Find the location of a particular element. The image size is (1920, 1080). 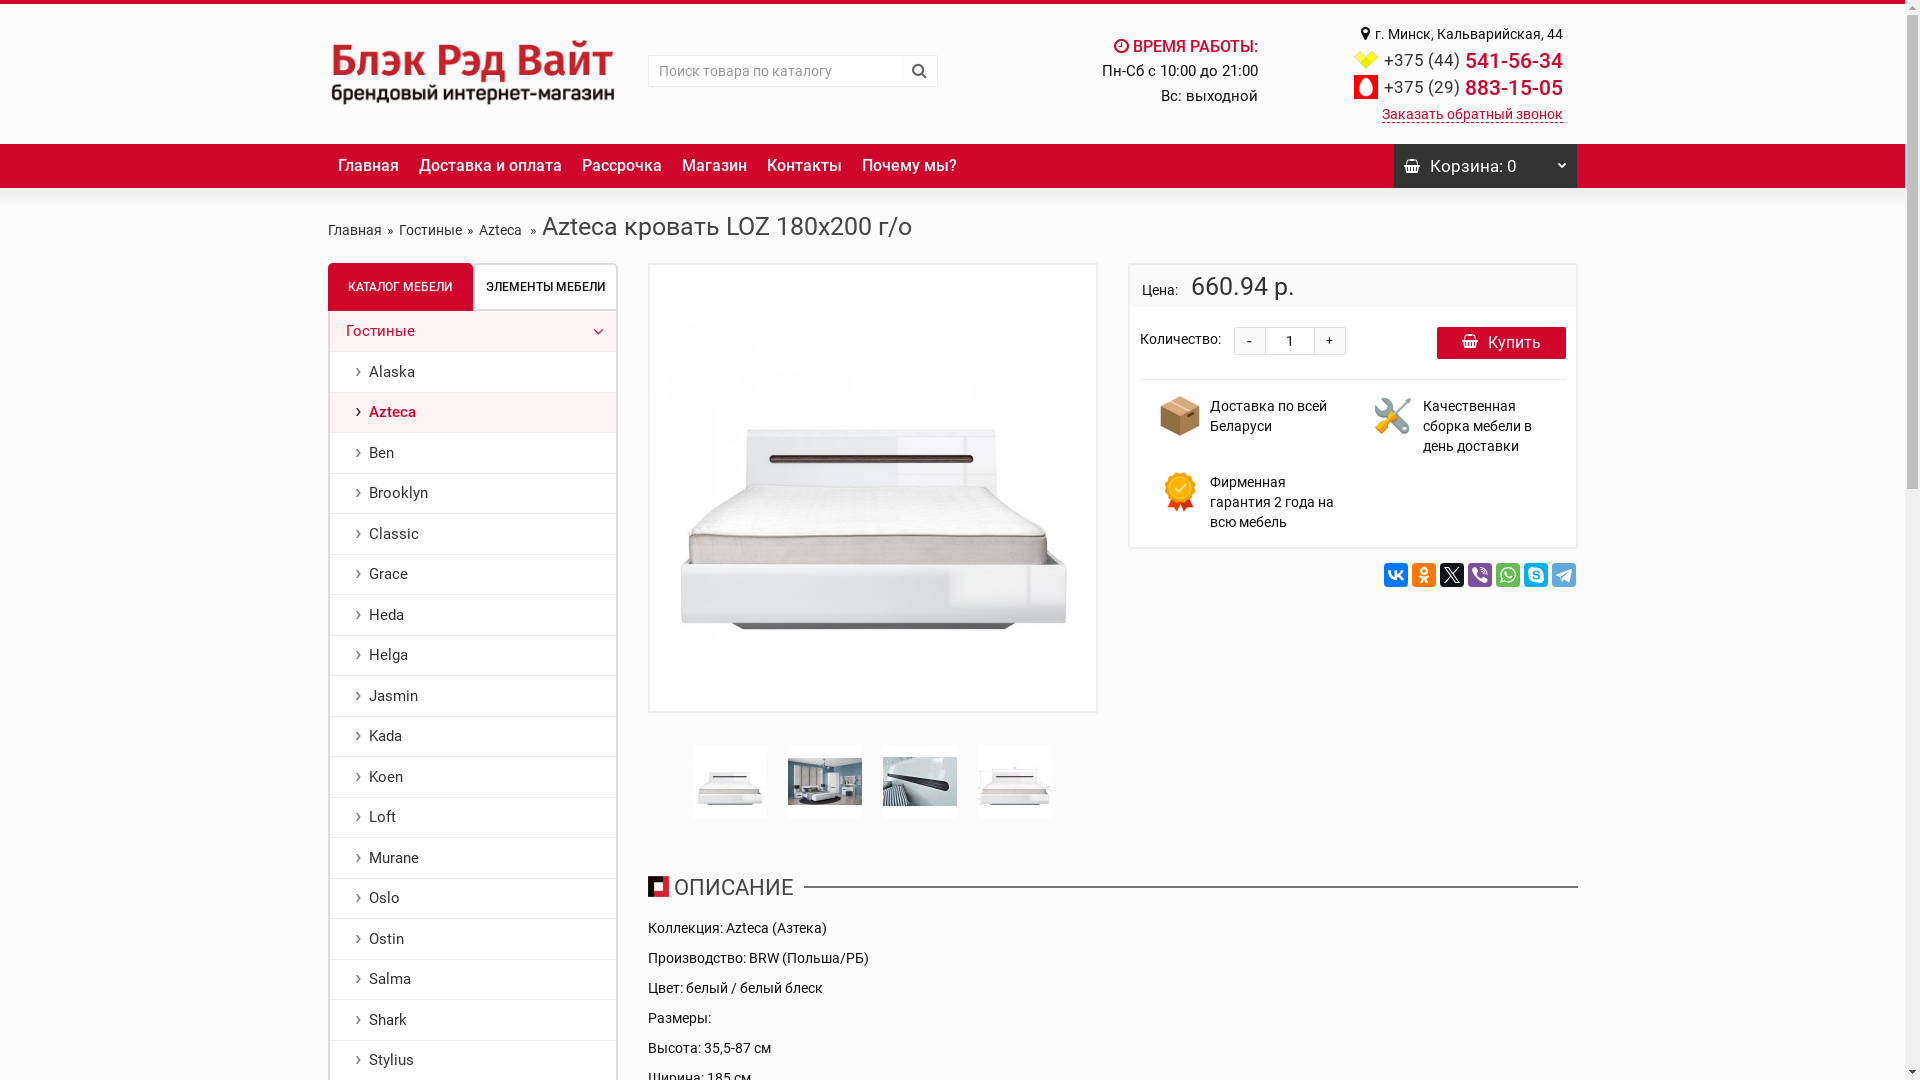

'Grace' is located at coordinates (472, 574).